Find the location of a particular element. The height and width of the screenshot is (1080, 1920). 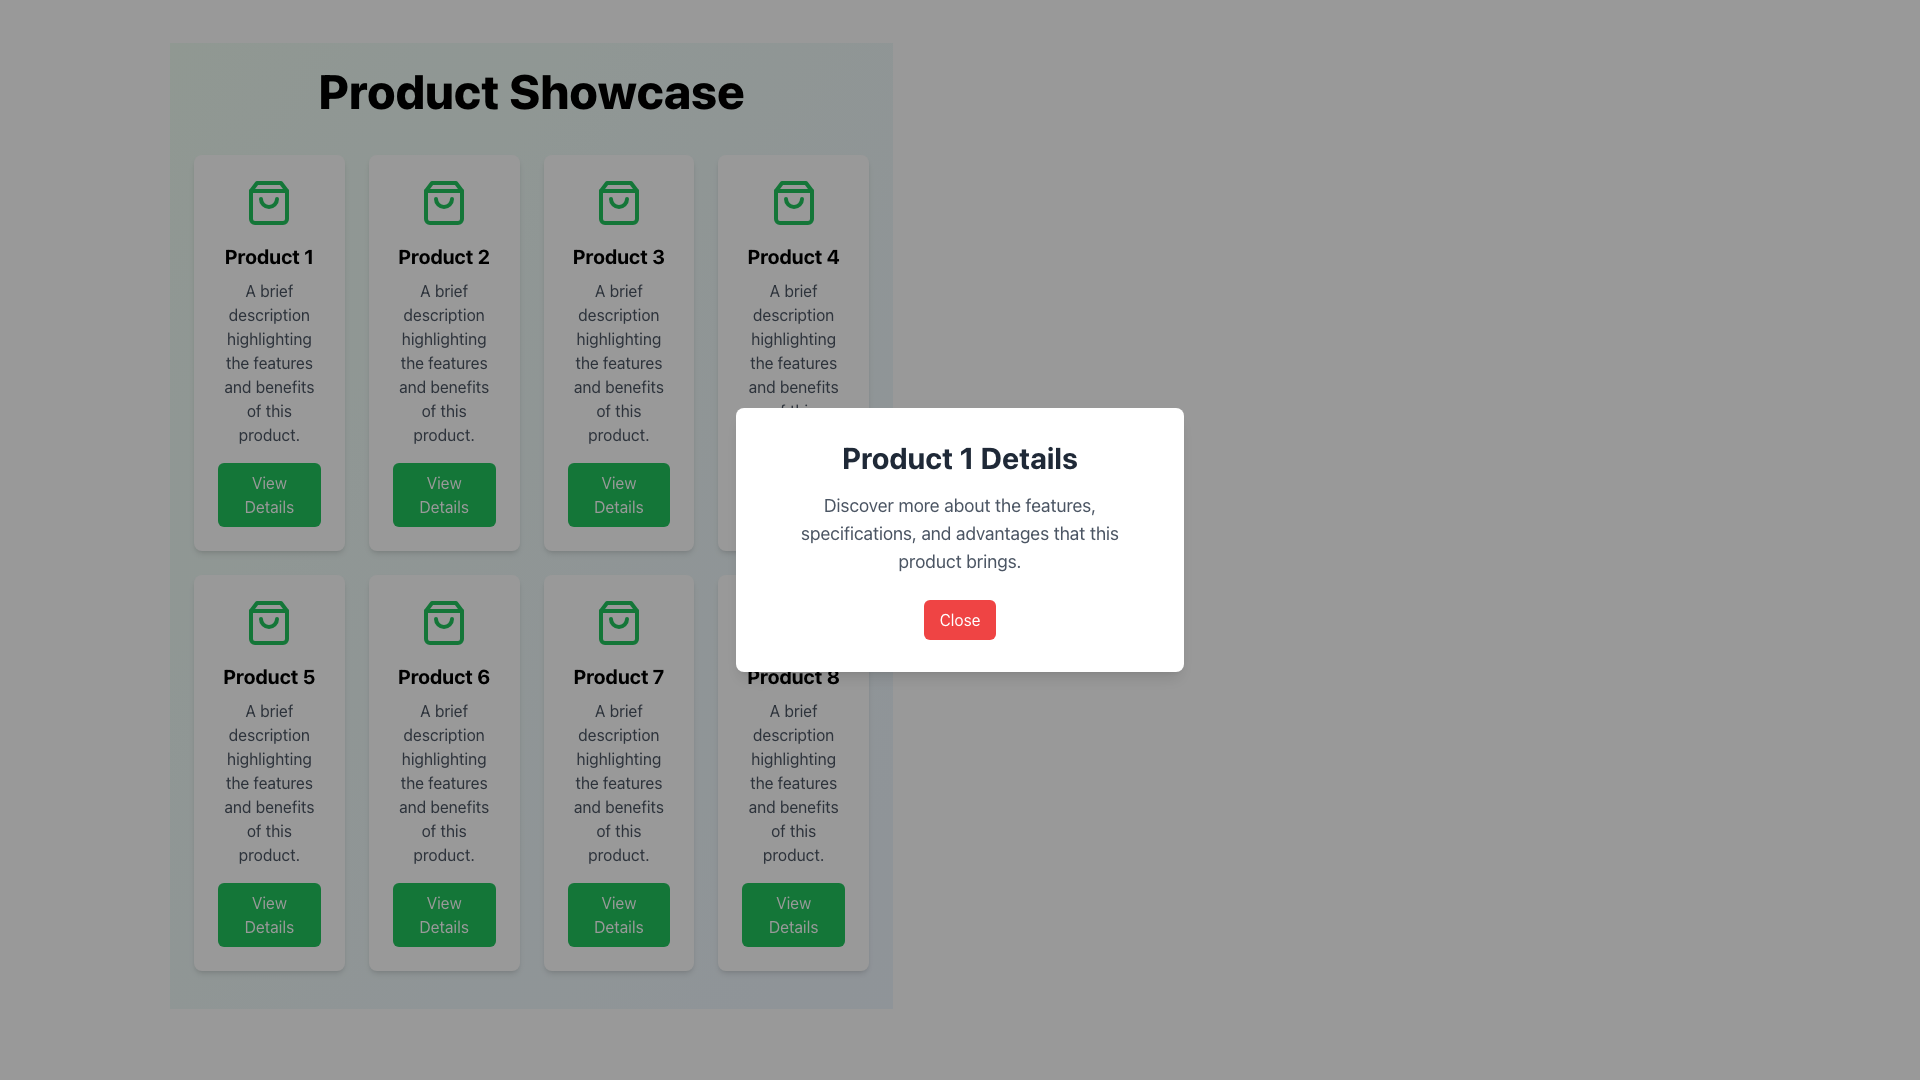

the close button located at the bottom edge of the modal window is located at coordinates (960, 619).